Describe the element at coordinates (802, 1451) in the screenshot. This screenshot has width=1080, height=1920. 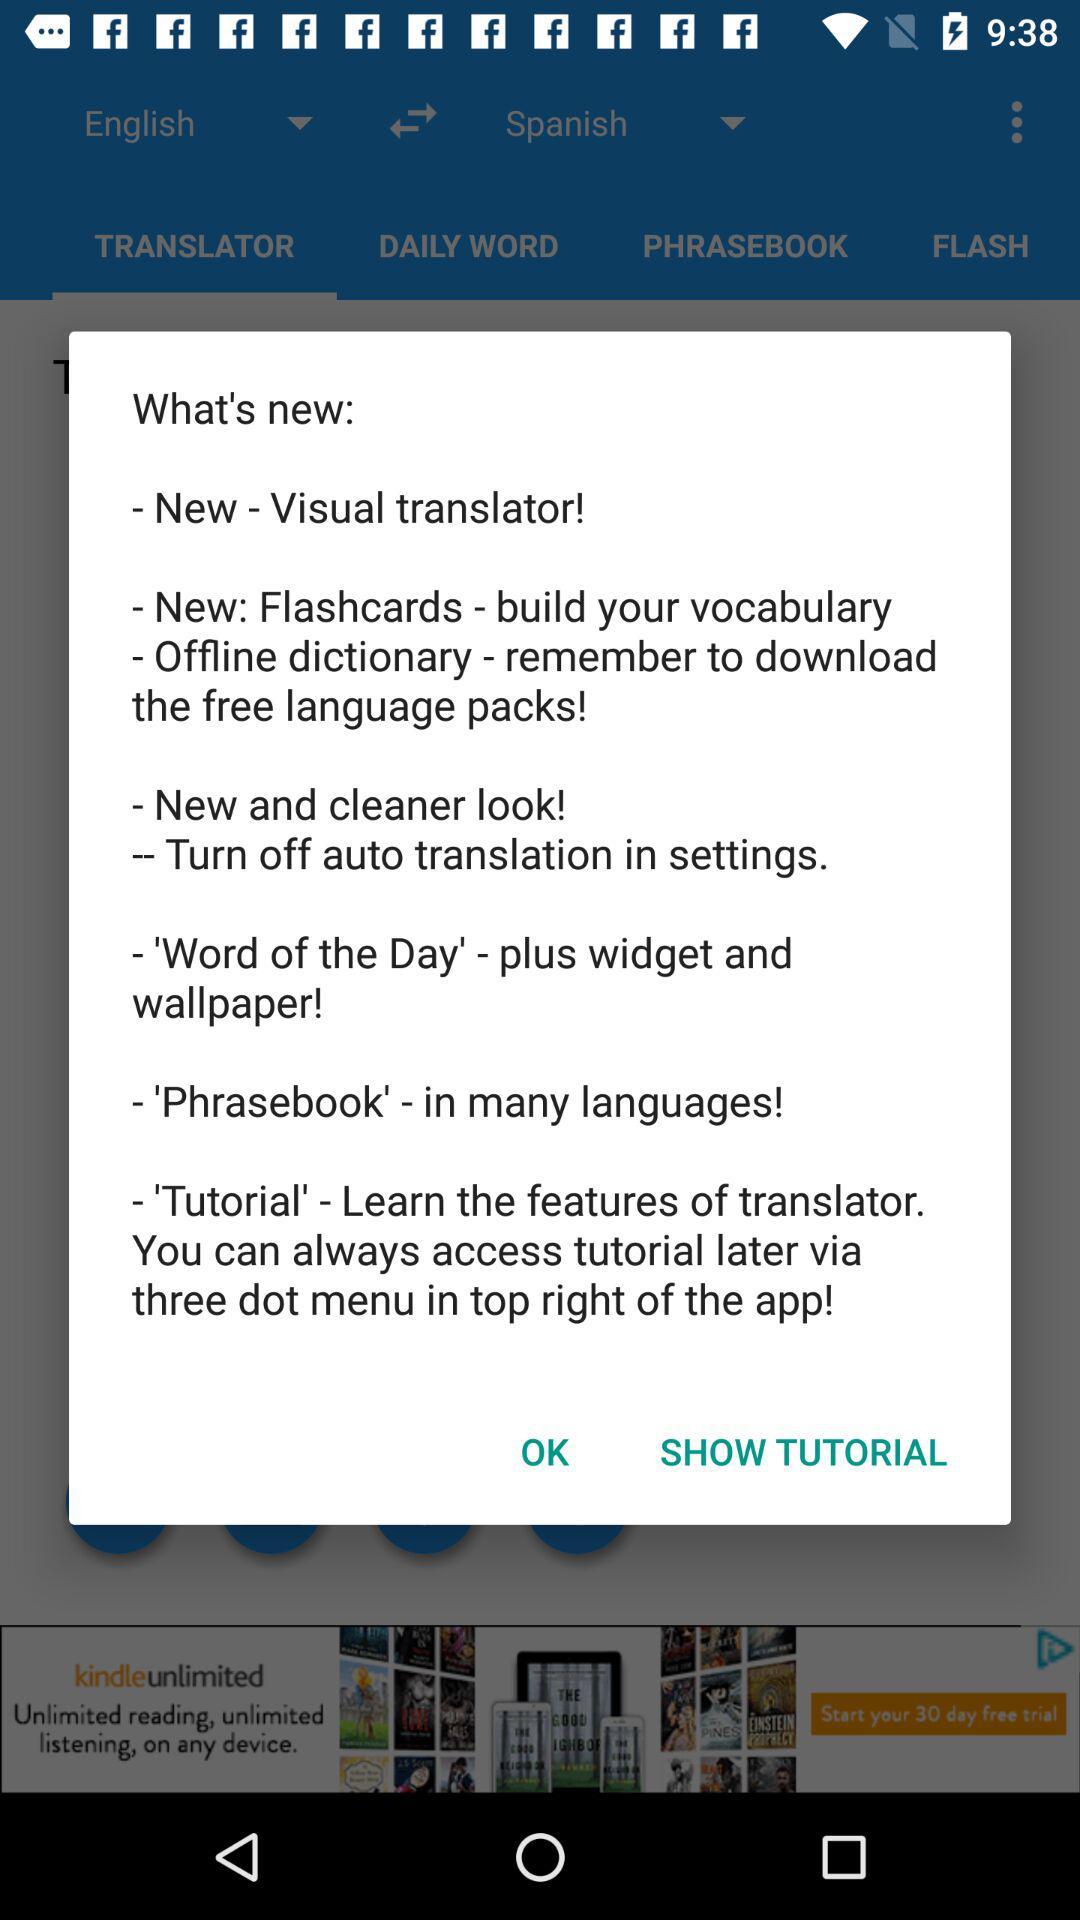
I see `the item to the right of the ok icon` at that location.